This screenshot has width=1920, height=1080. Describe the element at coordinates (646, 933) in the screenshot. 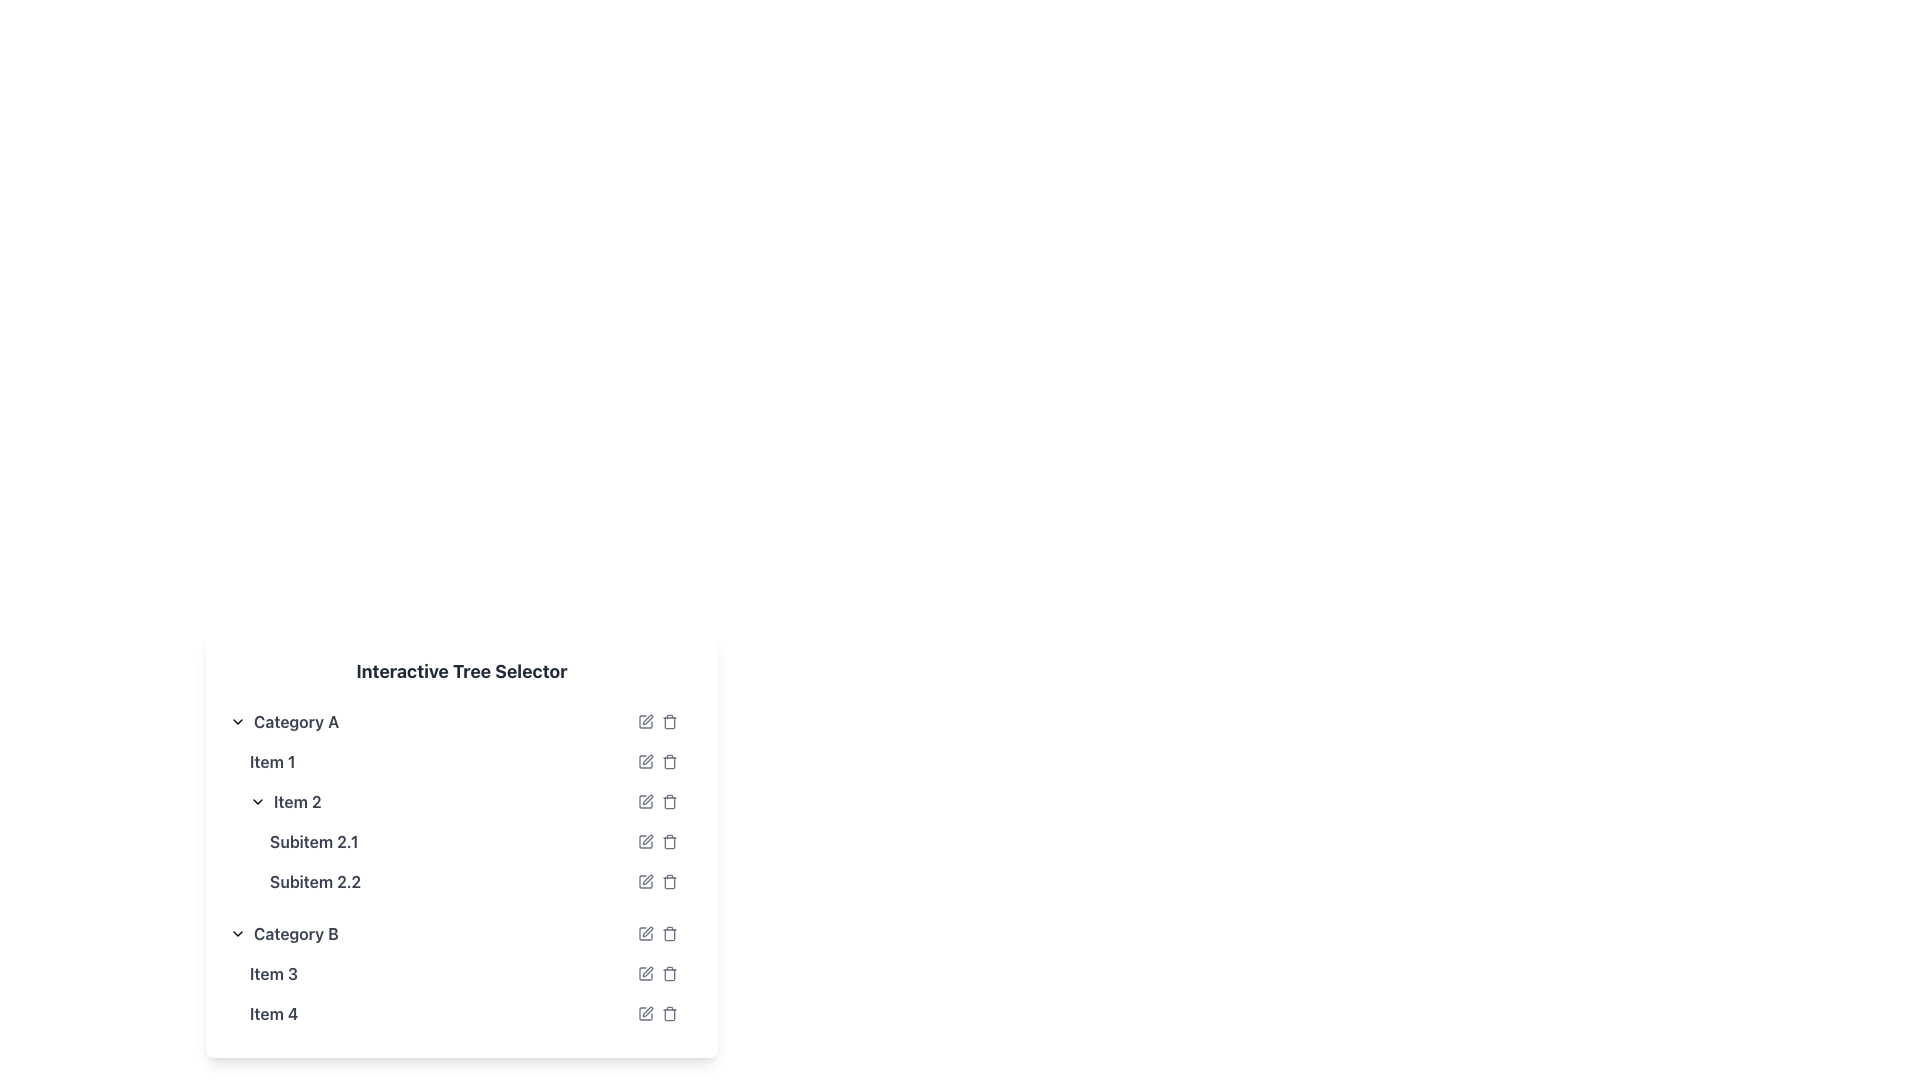

I see `the edit button associated with 'Category B', which is the first icon in the action icons layout next to the 'Category B' item` at that location.